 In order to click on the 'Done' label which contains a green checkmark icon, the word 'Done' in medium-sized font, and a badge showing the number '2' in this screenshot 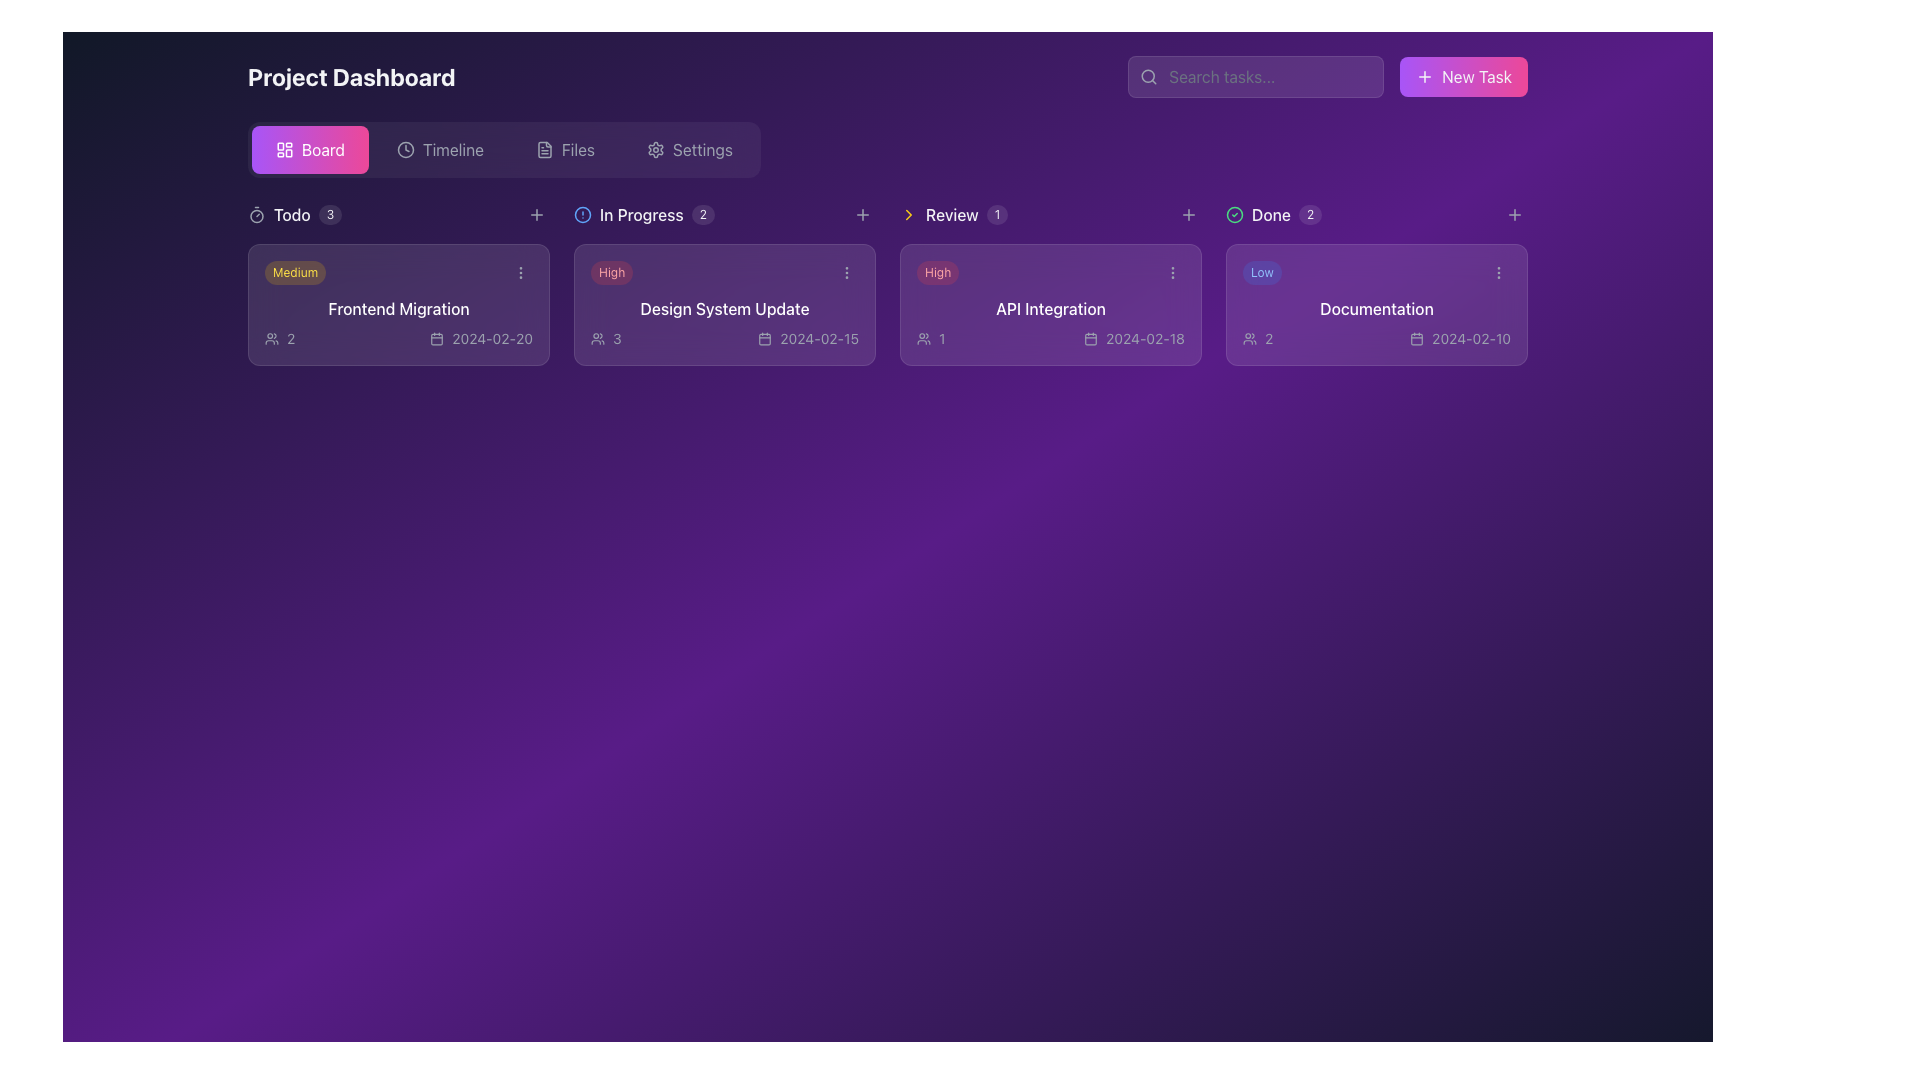, I will do `click(1272, 215)`.